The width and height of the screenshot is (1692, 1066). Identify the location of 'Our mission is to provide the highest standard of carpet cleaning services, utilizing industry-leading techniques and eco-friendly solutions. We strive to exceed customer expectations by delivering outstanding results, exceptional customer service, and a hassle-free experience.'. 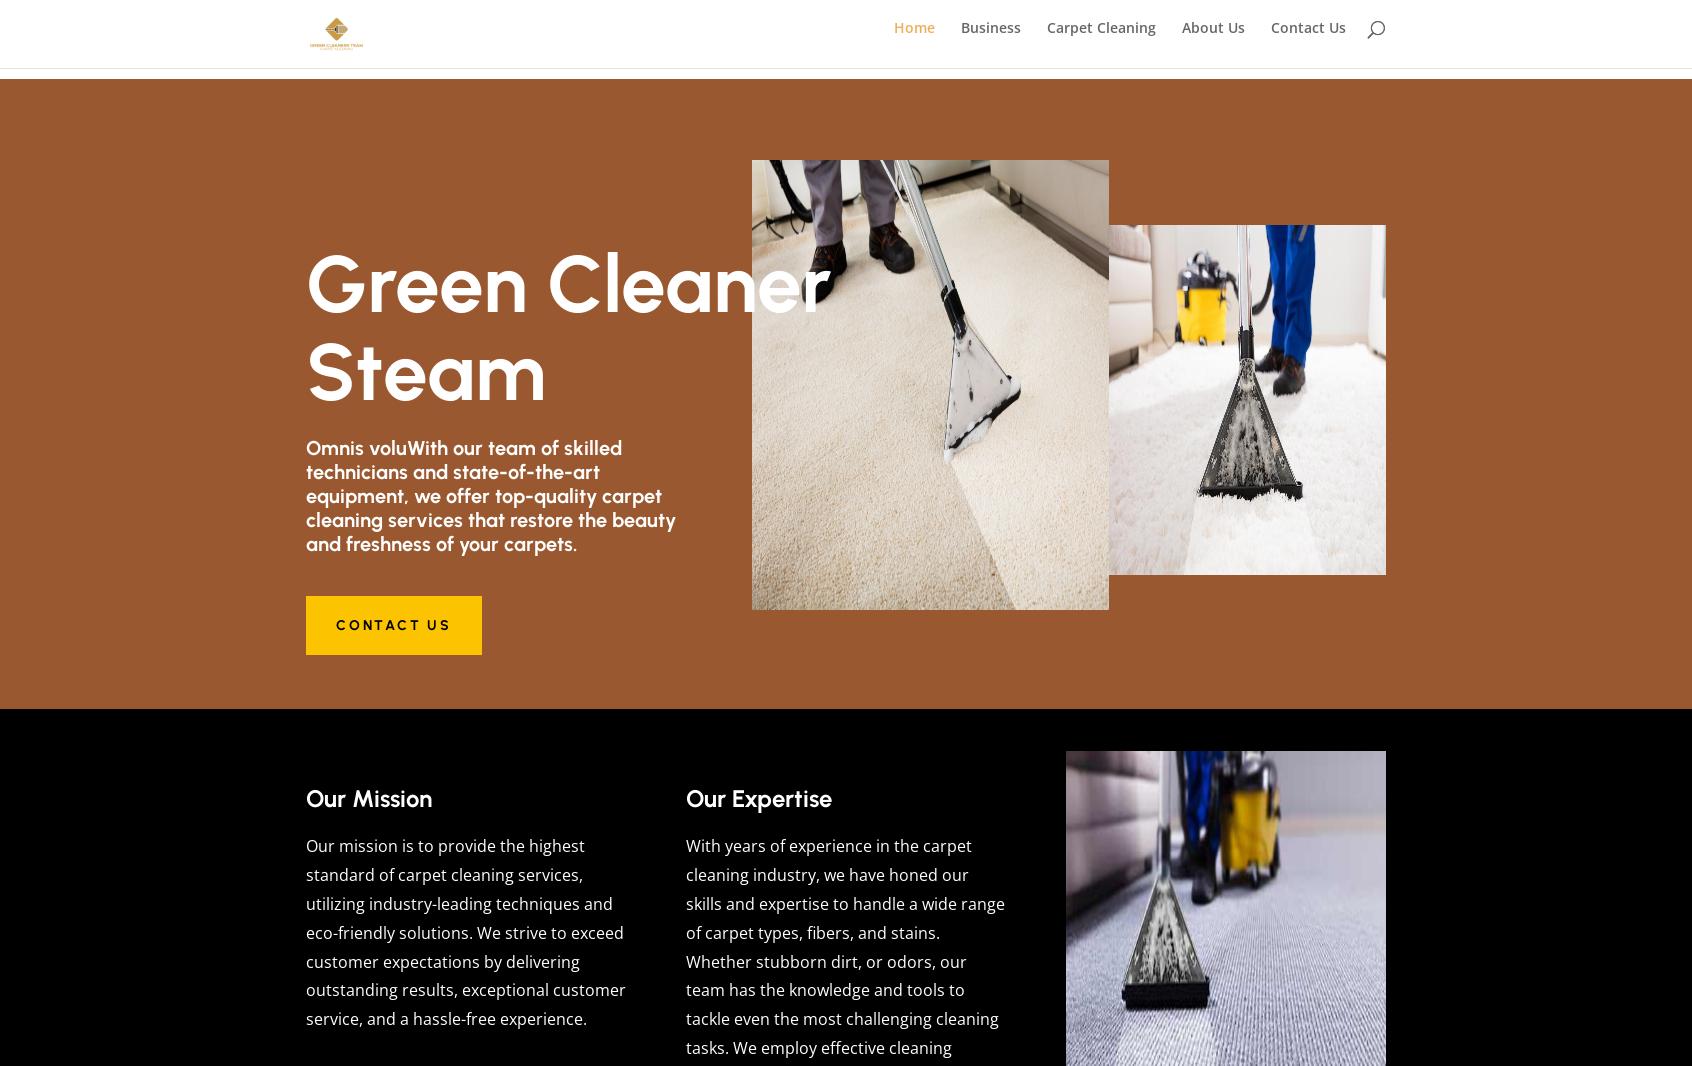
(464, 932).